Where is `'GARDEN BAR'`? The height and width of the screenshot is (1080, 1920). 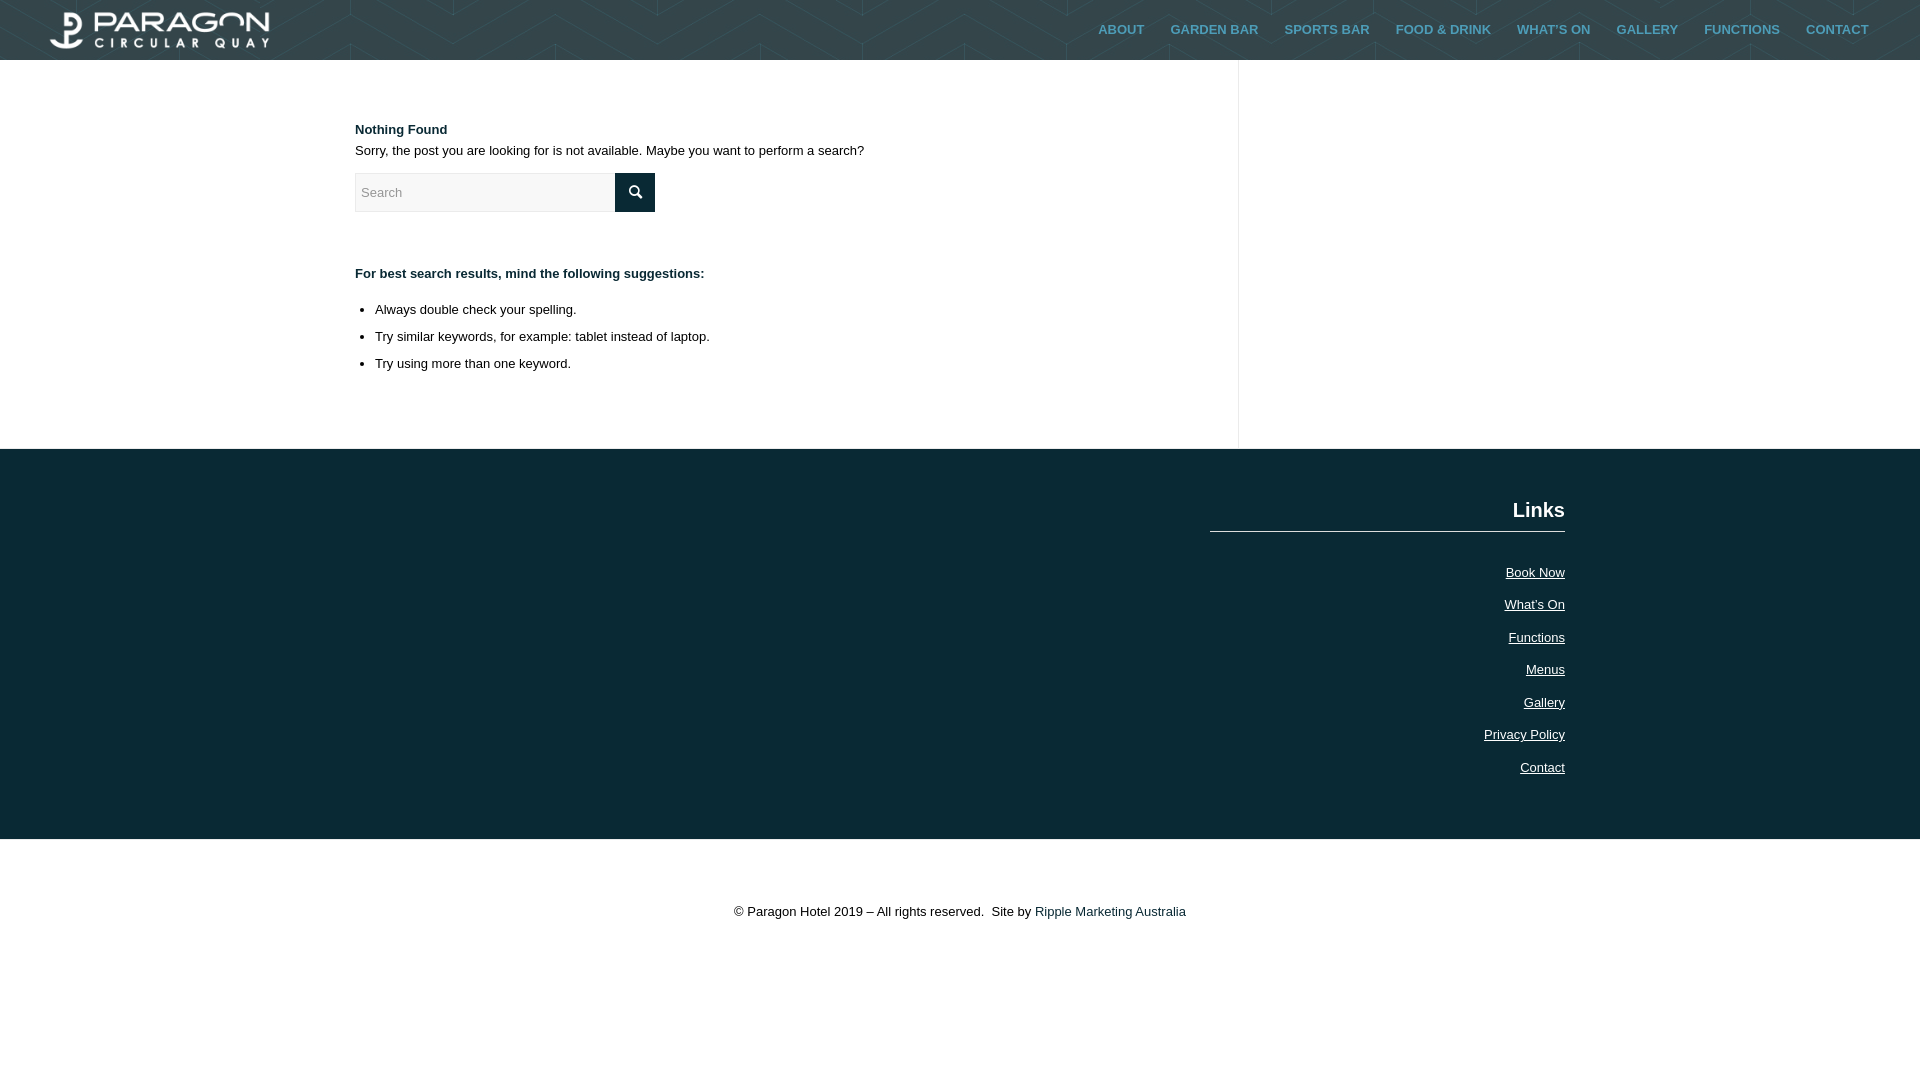
'GARDEN BAR' is located at coordinates (1213, 30).